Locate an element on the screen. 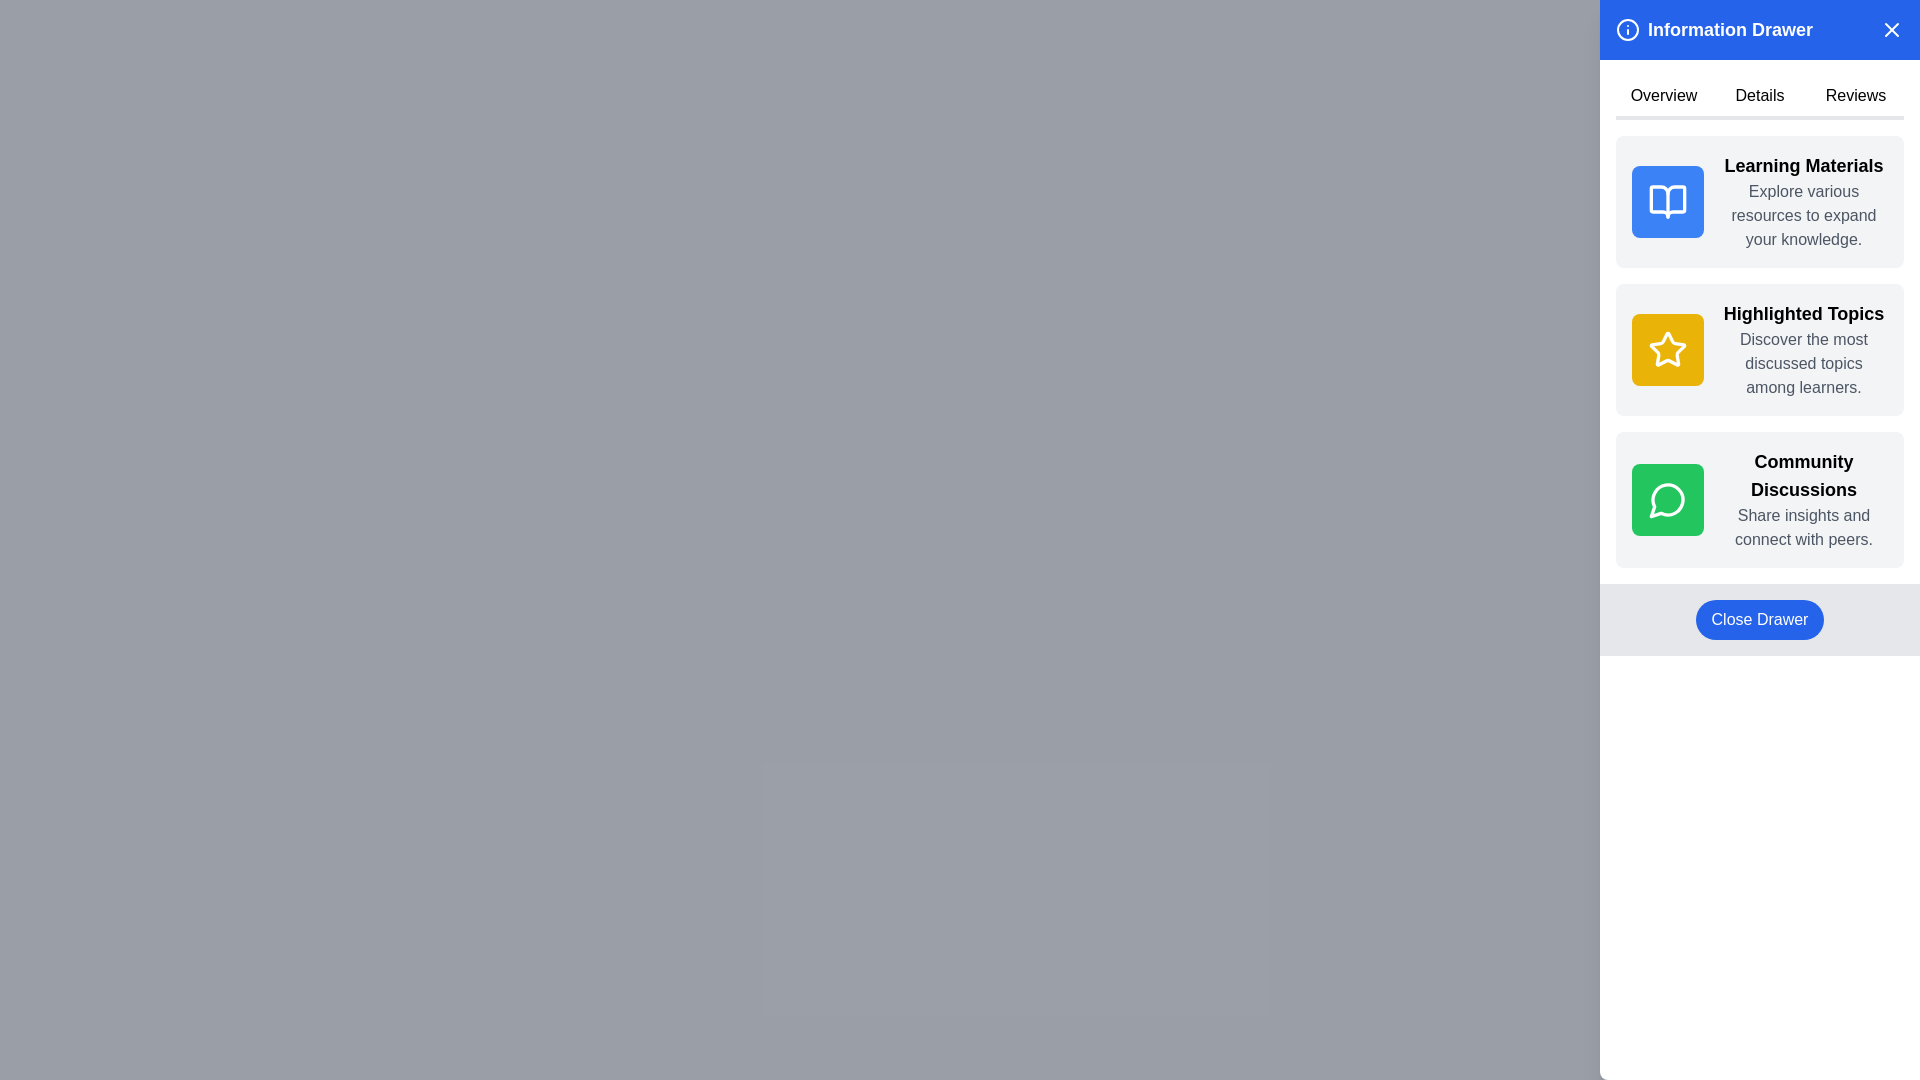 The height and width of the screenshot is (1080, 1920). the green rectangular button with a white chat bubble icon, which is located in the 'Community Discussions' section, to associate it with the text 'Share insights and connect with peers.' is located at coordinates (1668, 499).